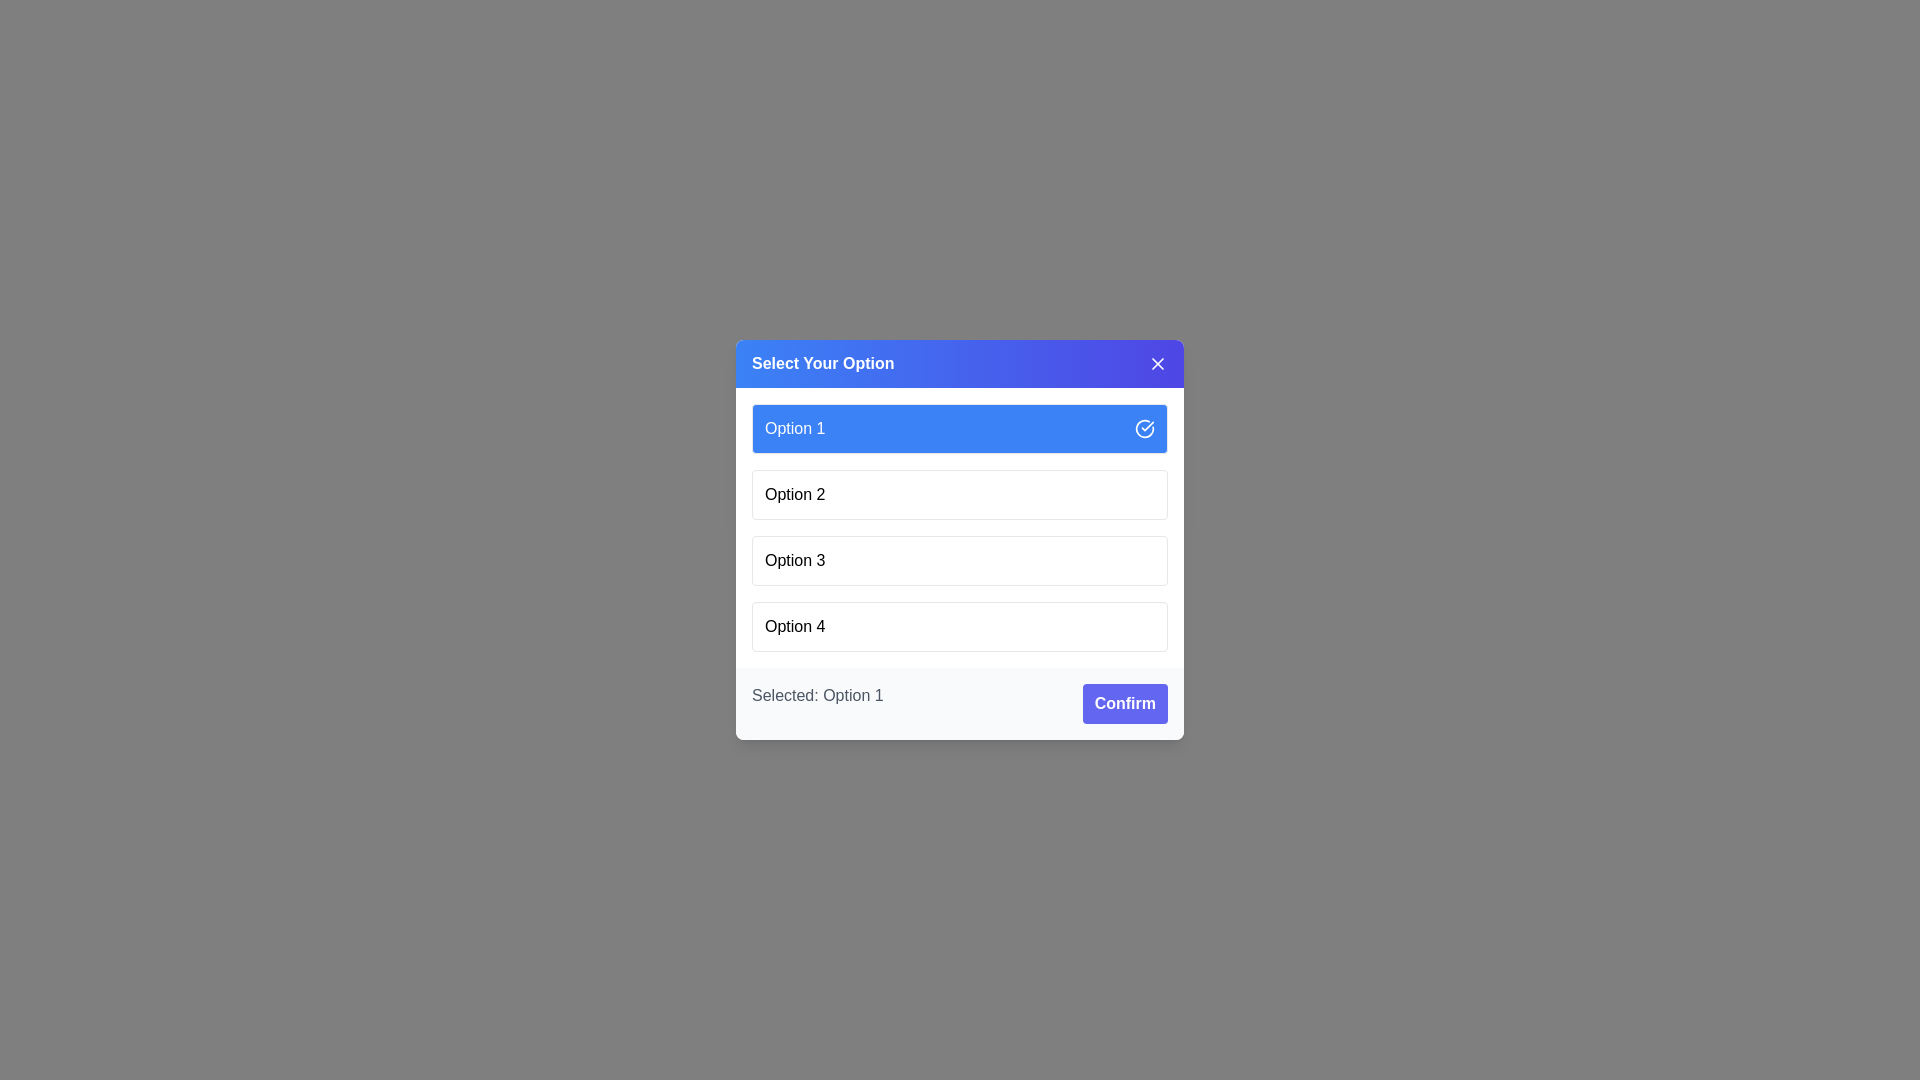  Describe the element at coordinates (1157, 363) in the screenshot. I see `the close button located at the top-right corner of the dialog box, adjacent to the title bar labeled 'Select Your Option'` at that location.